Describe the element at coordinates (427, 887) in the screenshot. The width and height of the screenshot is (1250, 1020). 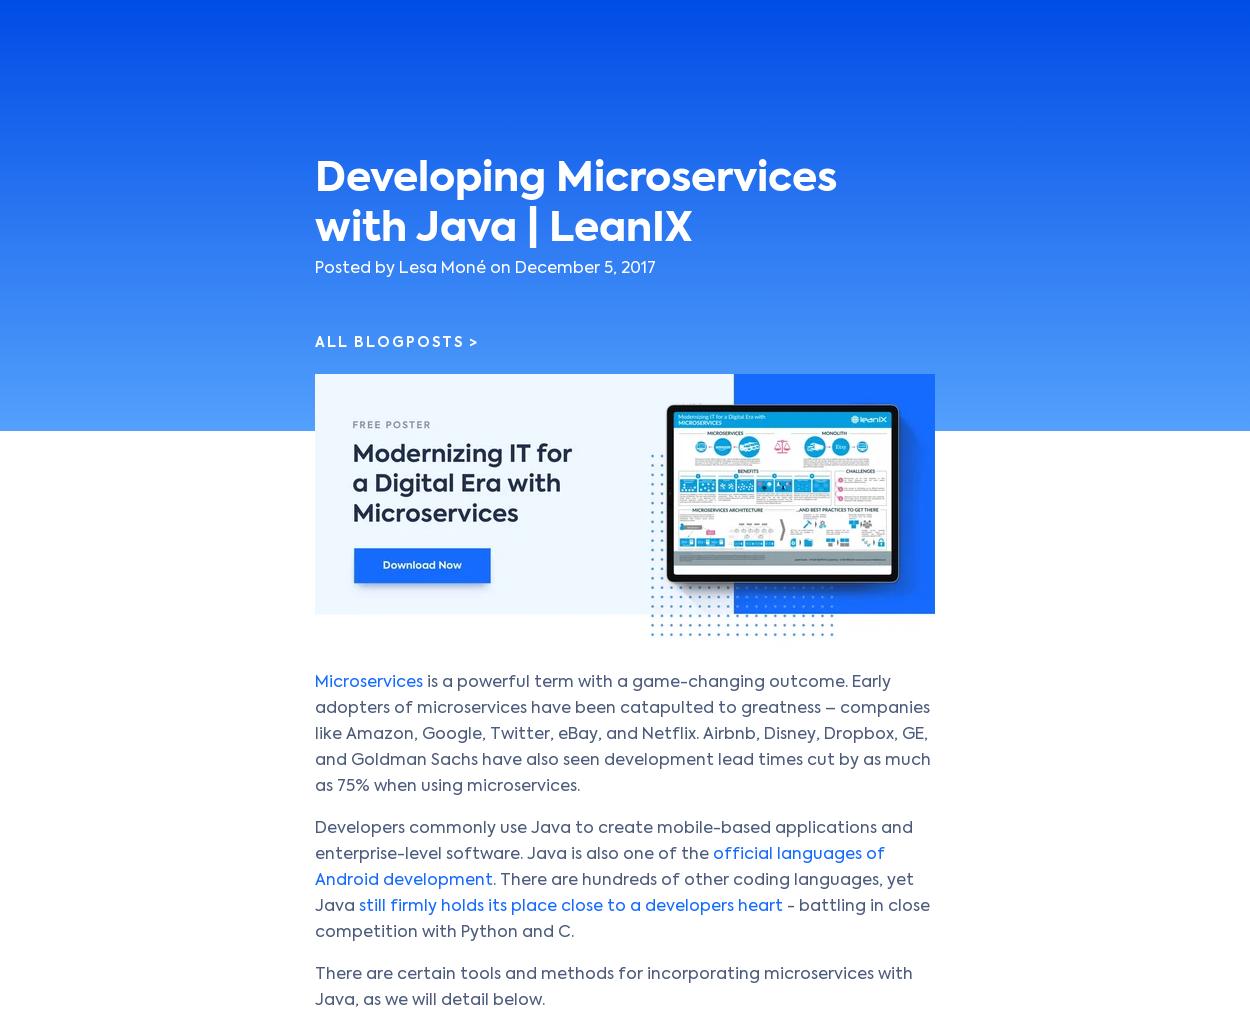
I see `'Cookie Consent'` at that location.